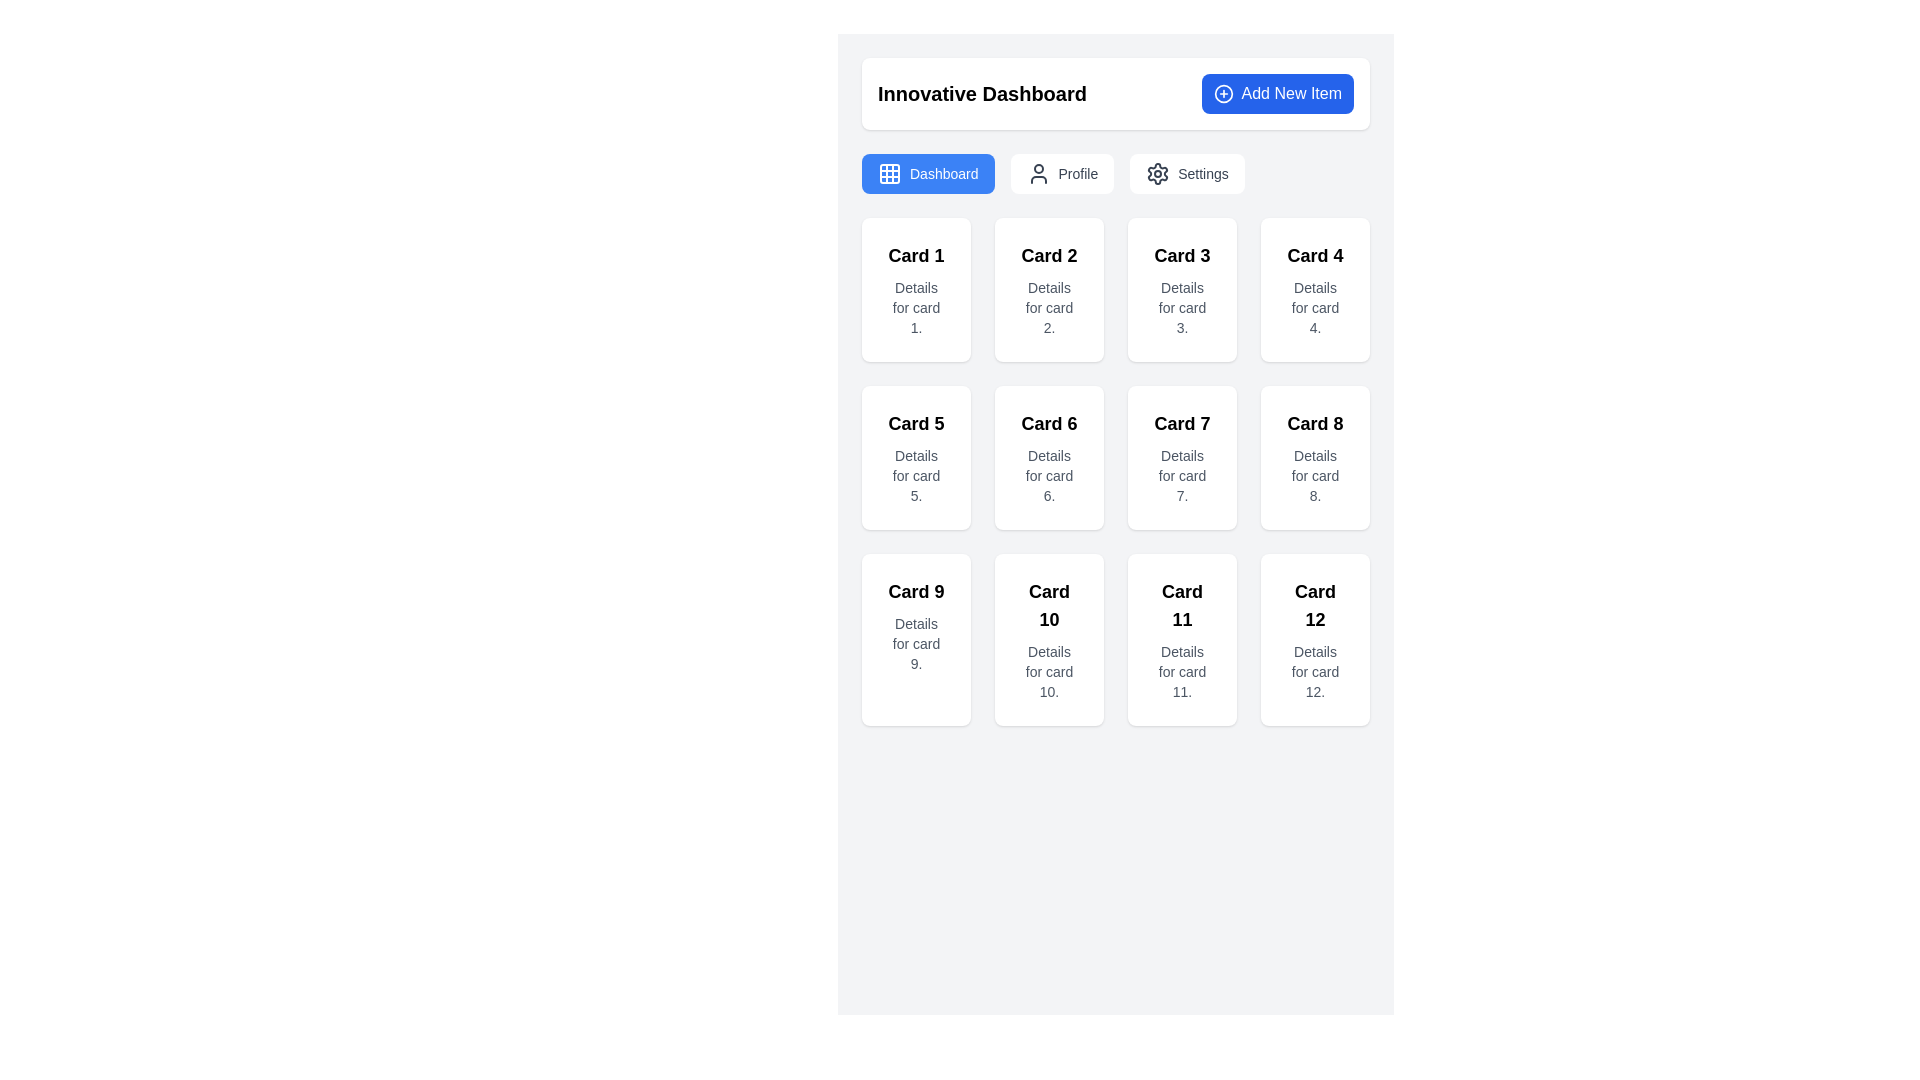 The width and height of the screenshot is (1920, 1080). I want to click on the Text Label that reads 'Details for card 12.', located beneath the title in the card layout of 'Card 12' in the fourth row and last column of the grid, so click(1315, 671).